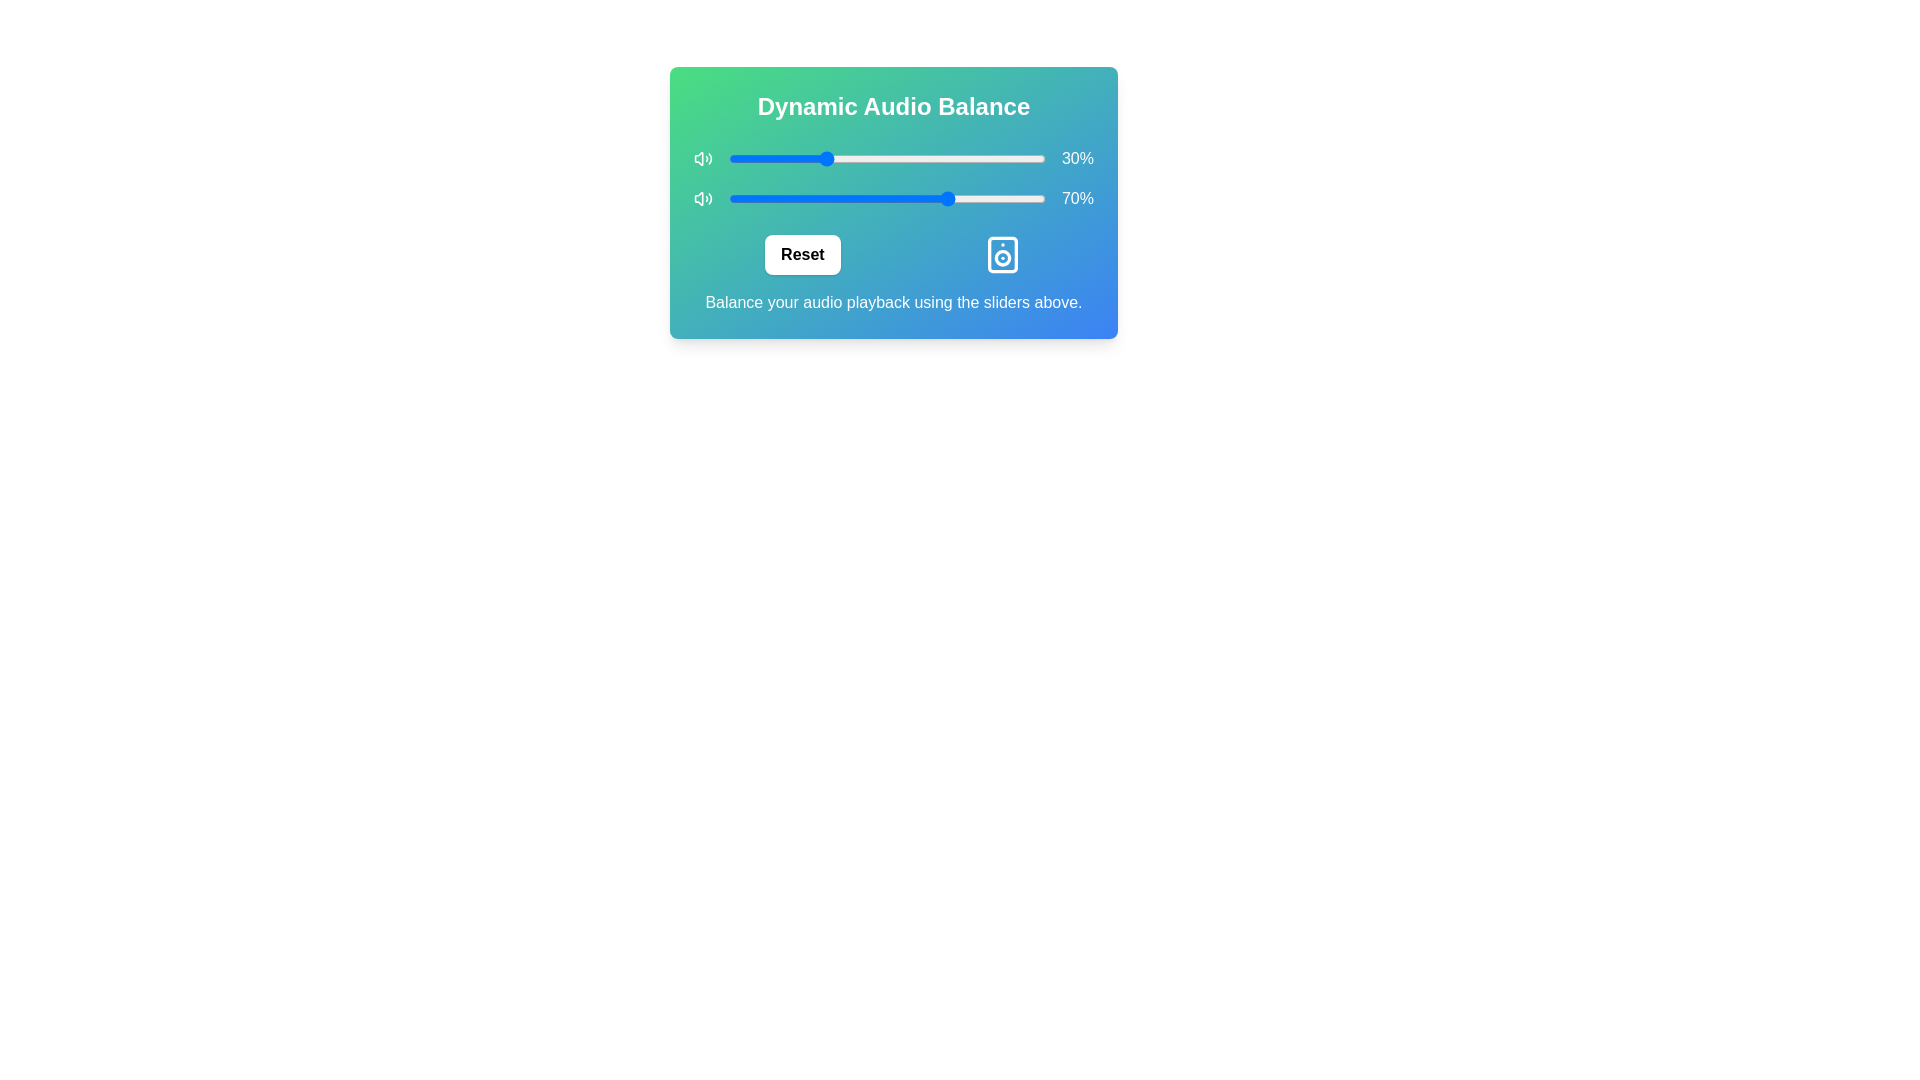  I want to click on the SVG Circle element that serves as a visual indicator within the SVG, located at the bottom-right area of the primary card interface, so click(1002, 257).